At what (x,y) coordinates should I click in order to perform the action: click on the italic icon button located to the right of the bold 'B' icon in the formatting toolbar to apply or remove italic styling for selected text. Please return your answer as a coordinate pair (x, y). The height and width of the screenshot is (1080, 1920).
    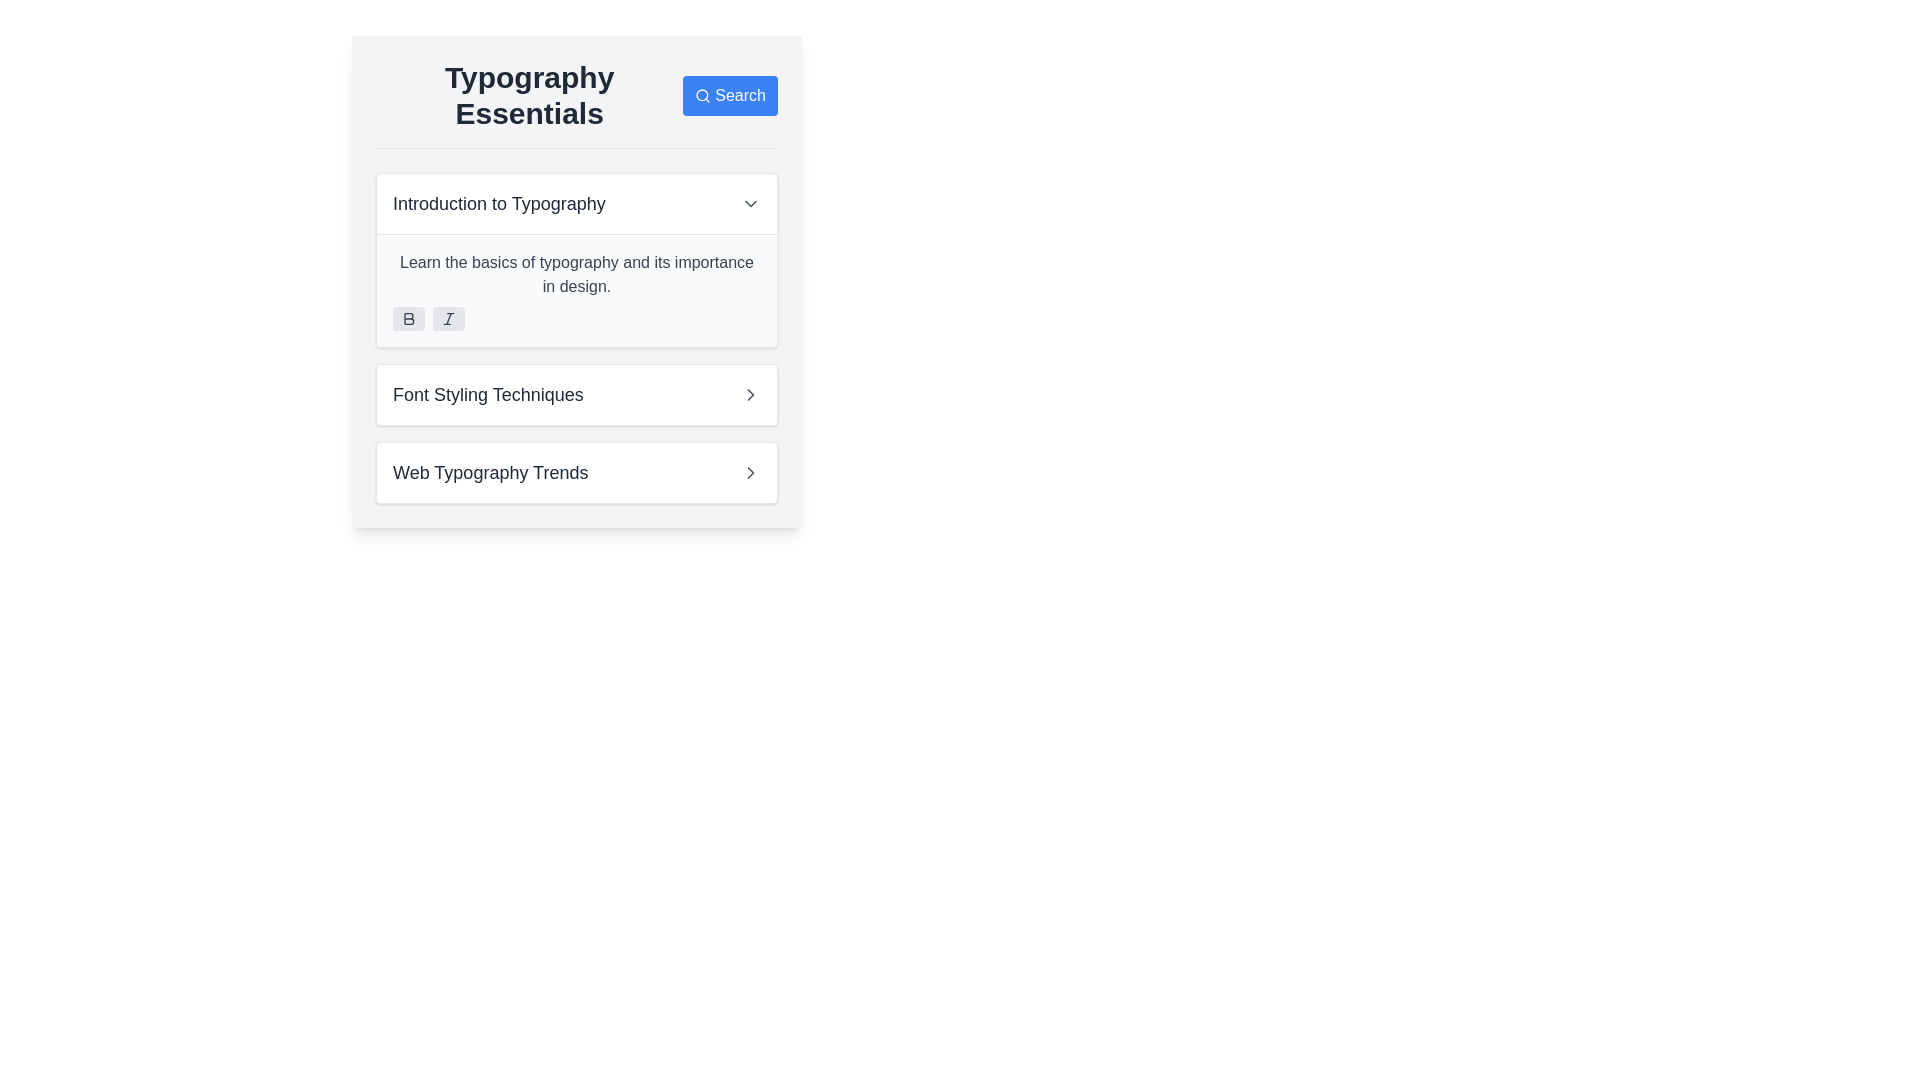
    Looking at the image, I should click on (448, 318).